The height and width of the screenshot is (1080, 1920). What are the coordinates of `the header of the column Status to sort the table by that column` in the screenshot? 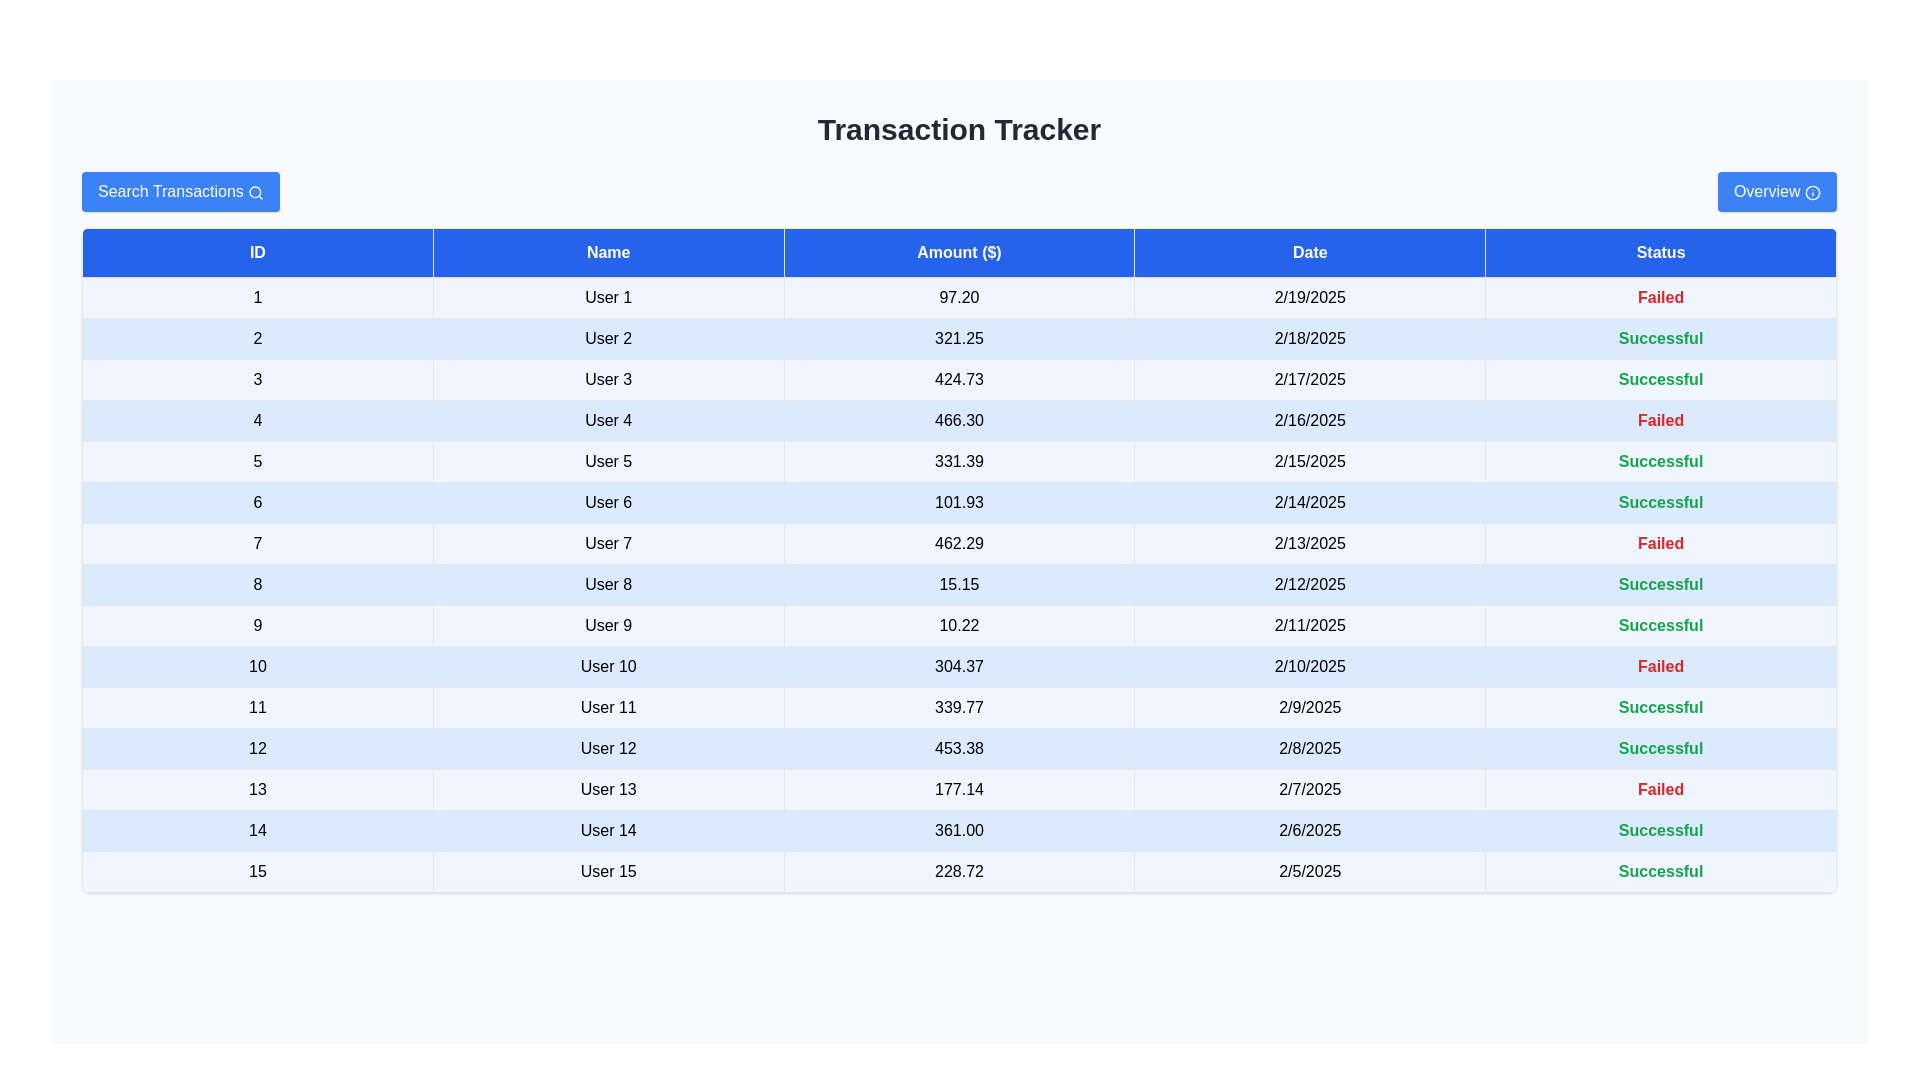 It's located at (1661, 252).